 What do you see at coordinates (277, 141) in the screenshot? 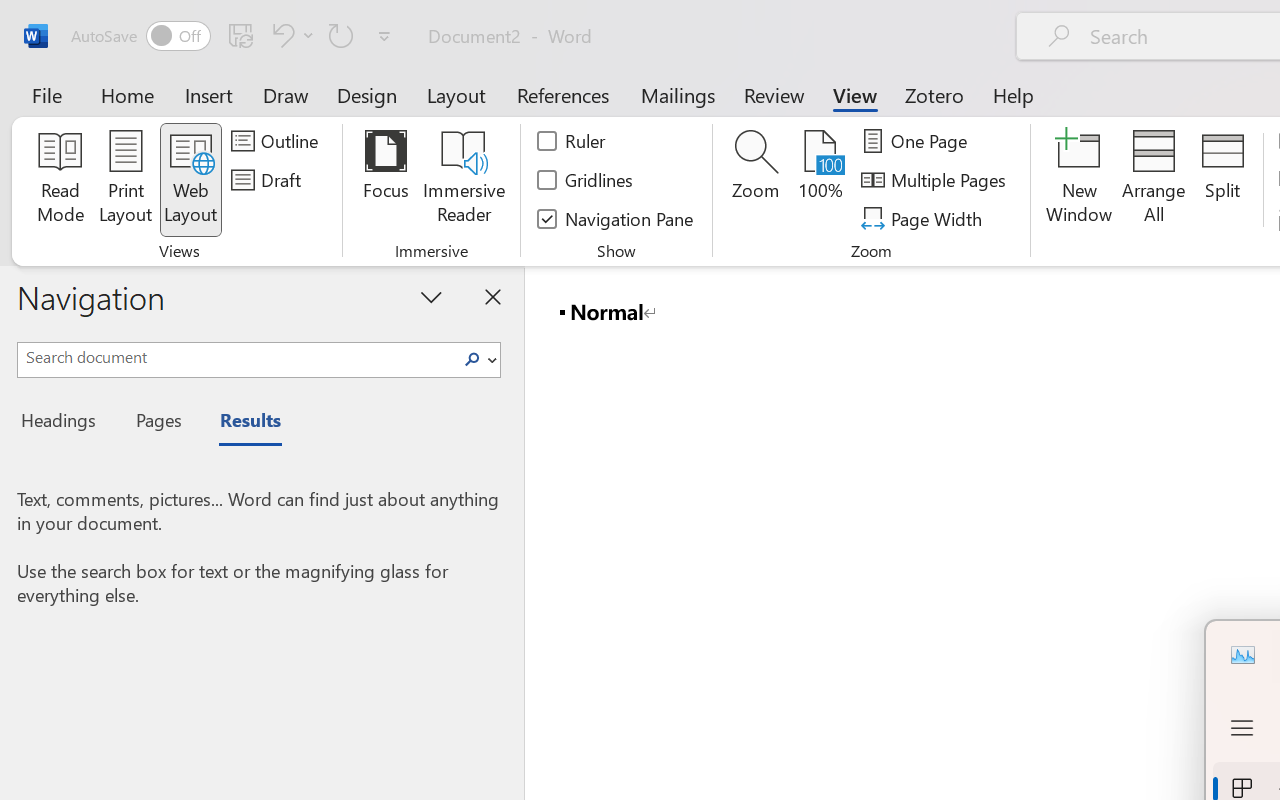
I see `'Outline'` at bounding box center [277, 141].